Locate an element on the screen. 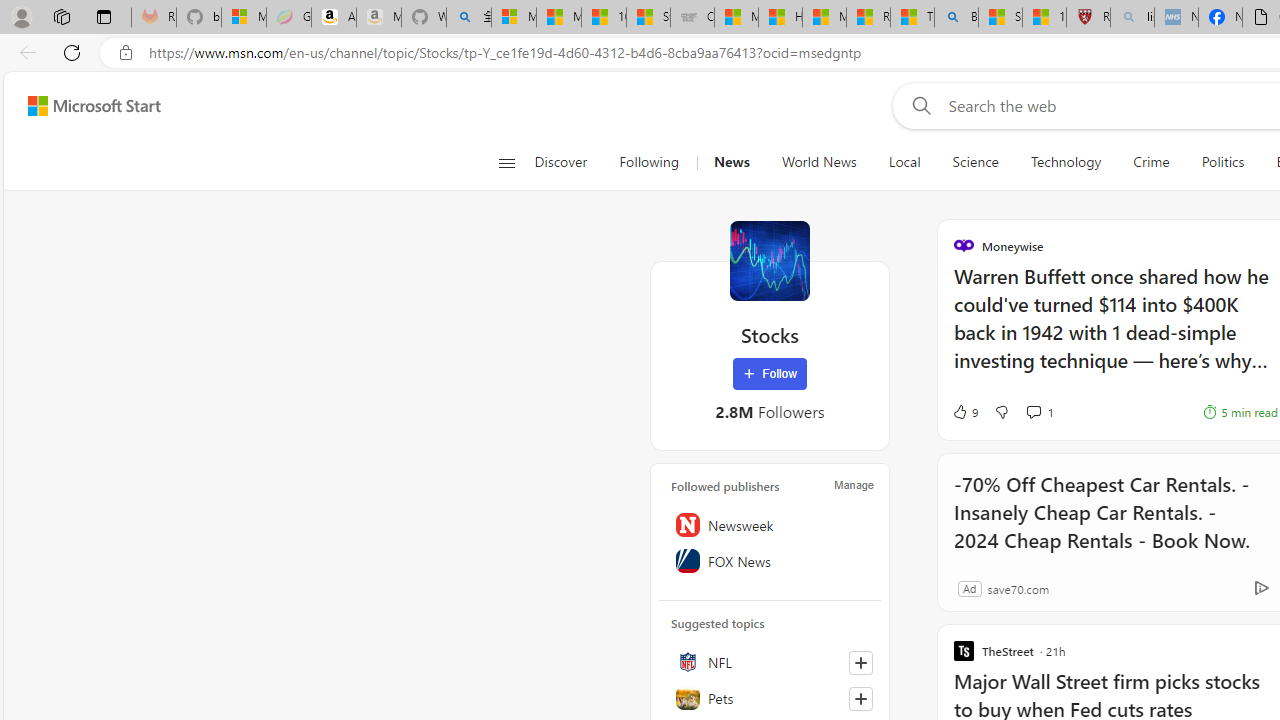 The width and height of the screenshot is (1280, 720). 'Science - MSN' is located at coordinates (1000, 17).